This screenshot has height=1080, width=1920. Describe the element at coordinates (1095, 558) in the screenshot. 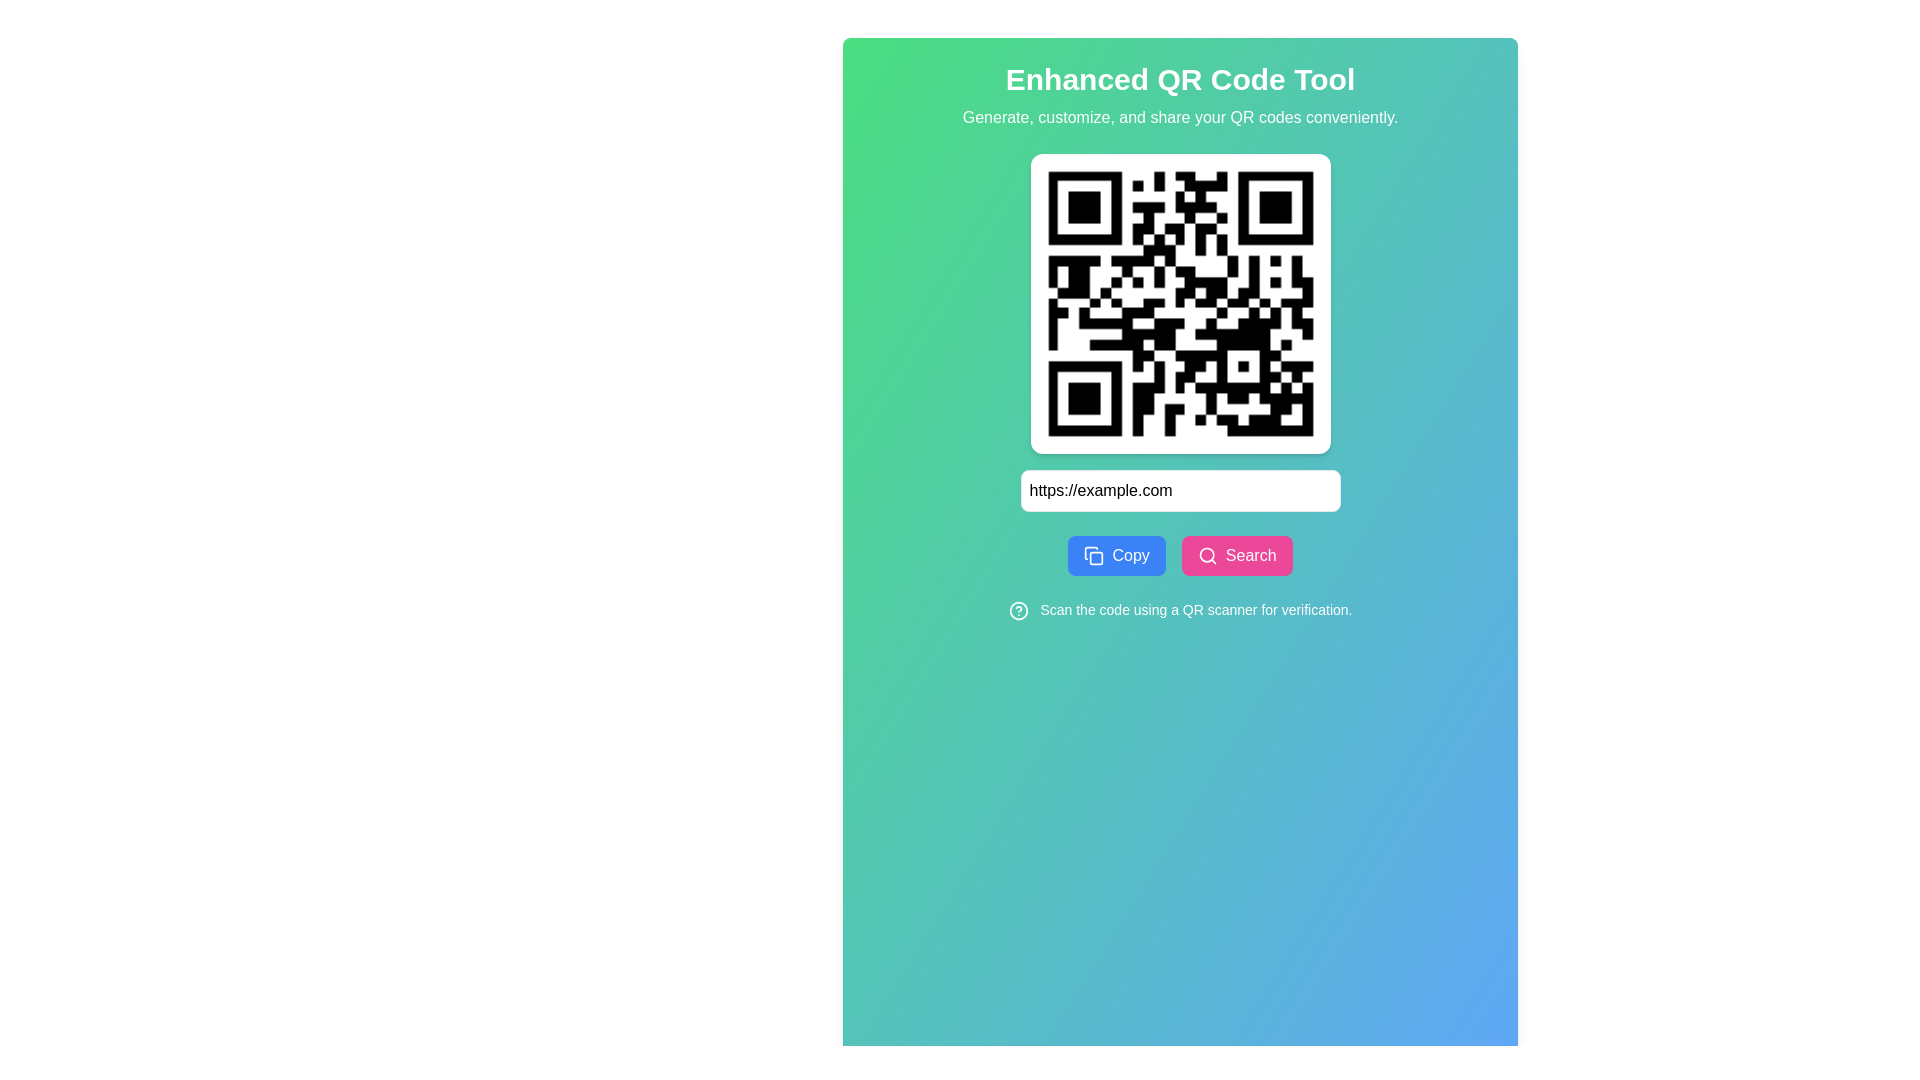

I see `the small square decorative graphic within the copy icon located to the left of the pink search button` at that location.